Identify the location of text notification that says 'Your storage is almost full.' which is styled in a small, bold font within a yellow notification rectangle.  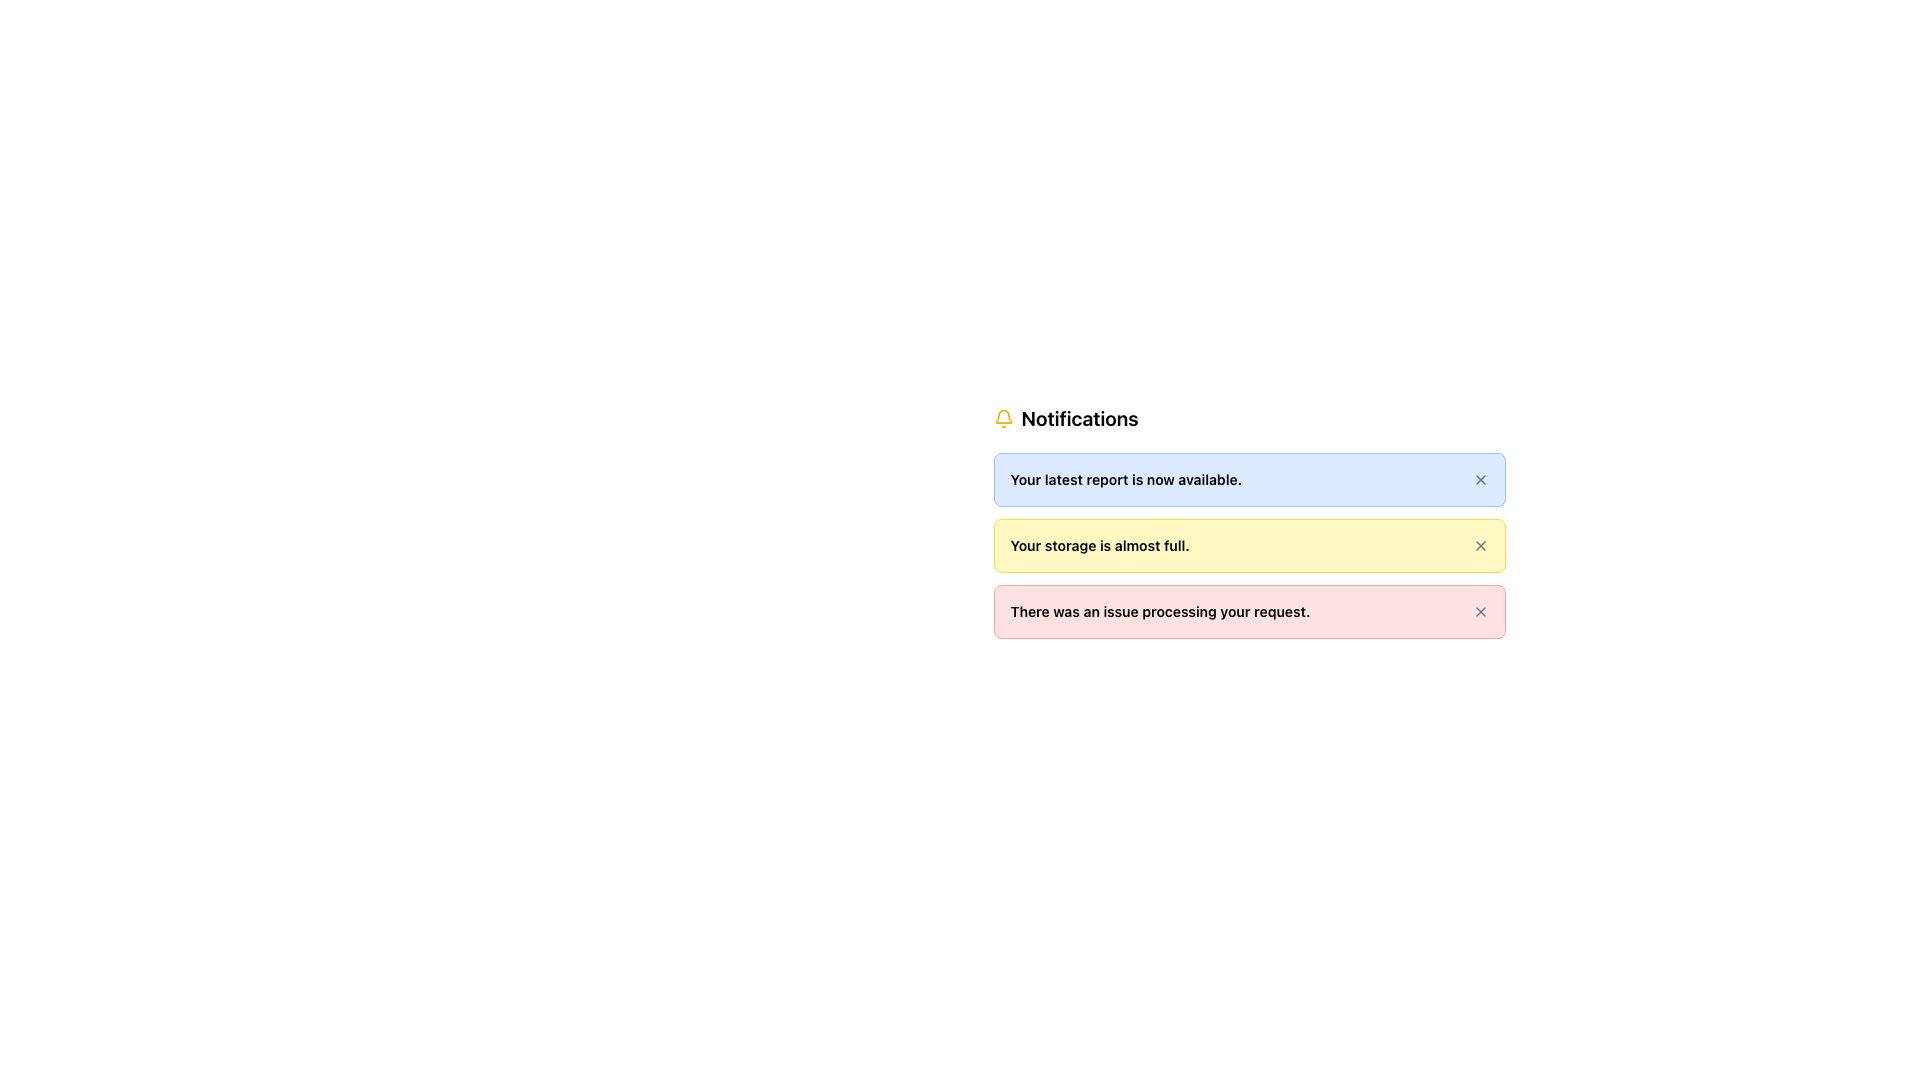
(1099, 546).